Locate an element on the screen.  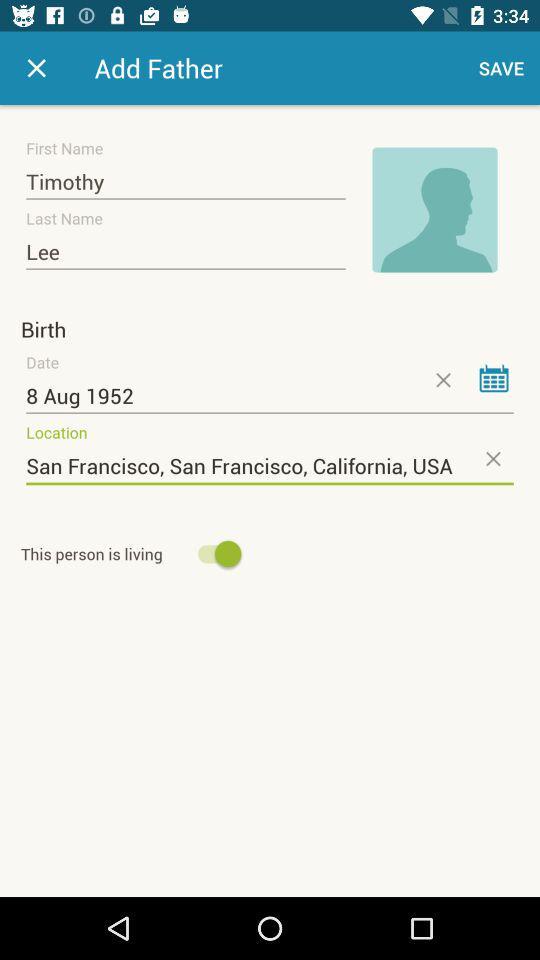
icon below the 8 aug 1952 icon is located at coordinates (270, 466).